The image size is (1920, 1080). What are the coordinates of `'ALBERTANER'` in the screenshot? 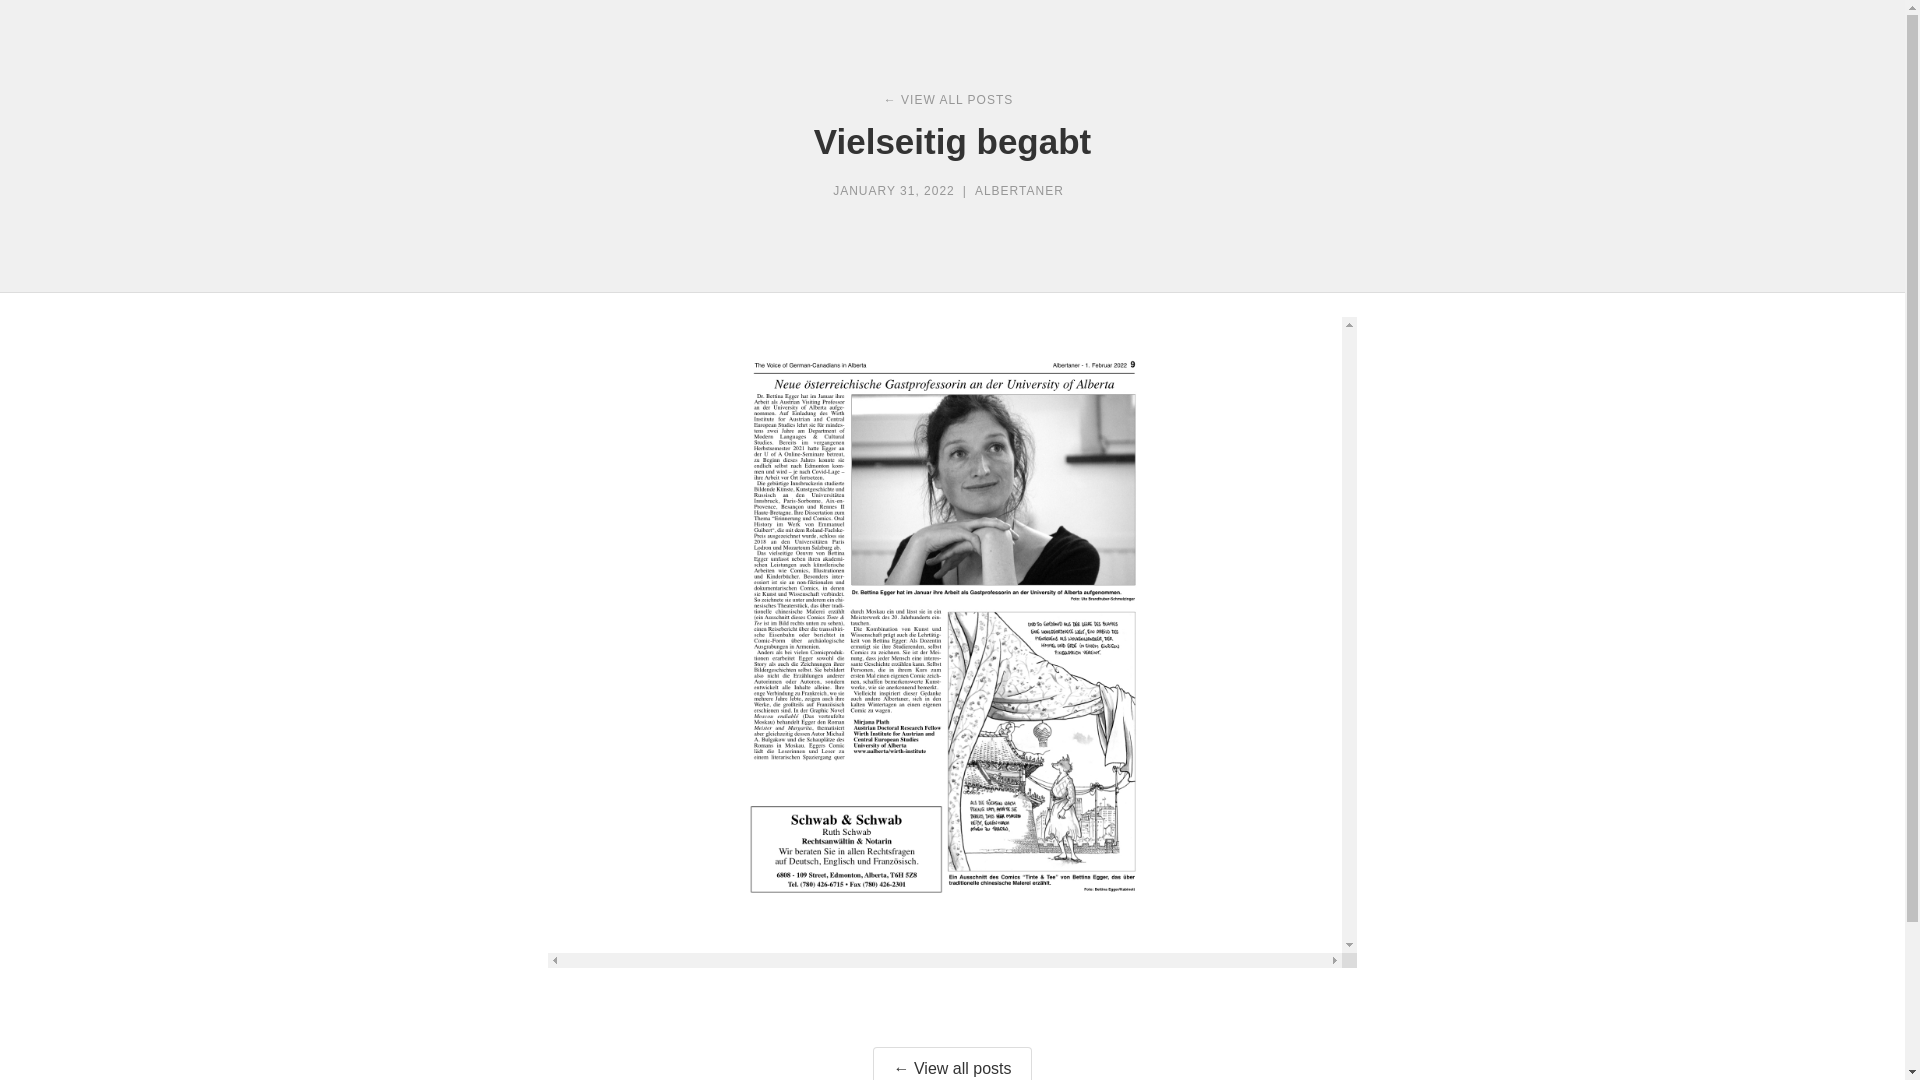 It's located at (1019, 191).